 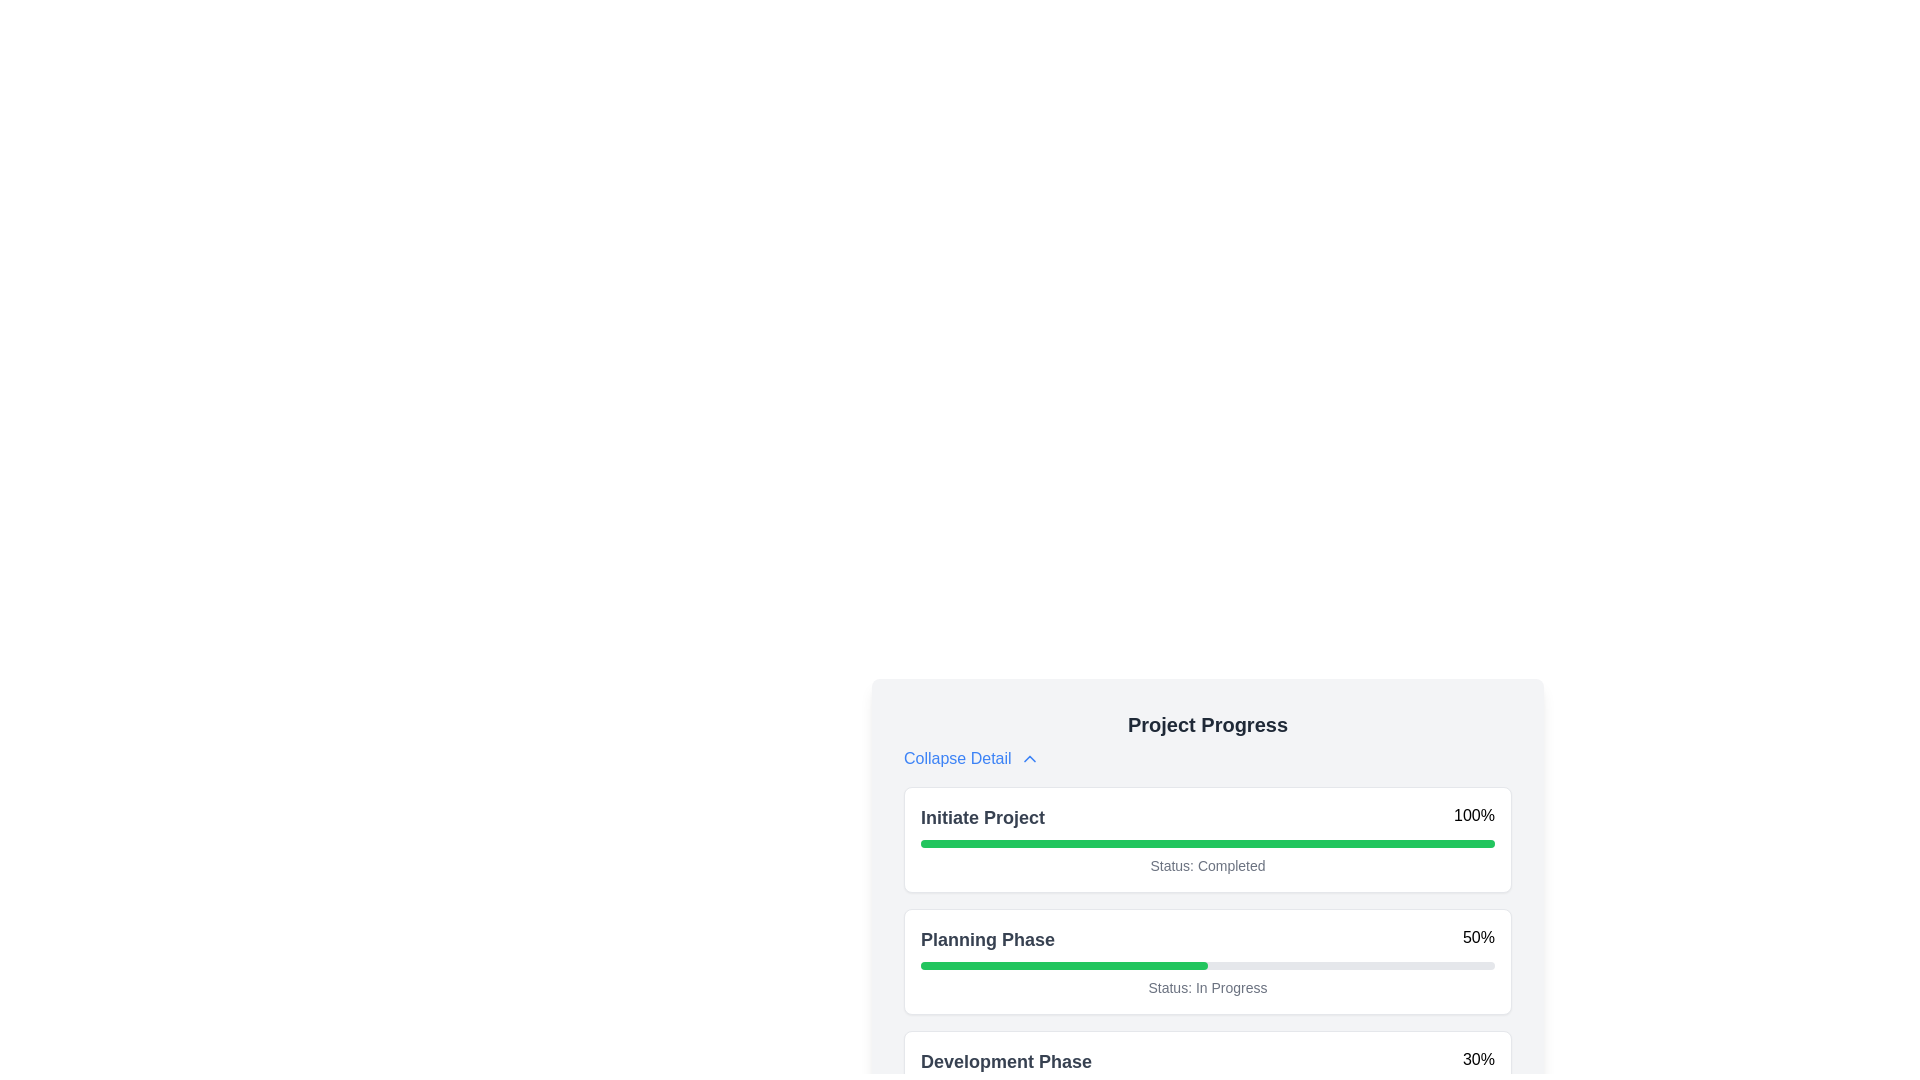 What do you see at coordinates (1207, 964) in the screenshot?
I see `the progress bar representing the 'Planning Phase' task, which indicates 50% completion and is located below the text 'Planning Phase'` at bounding box center [1207, 964].